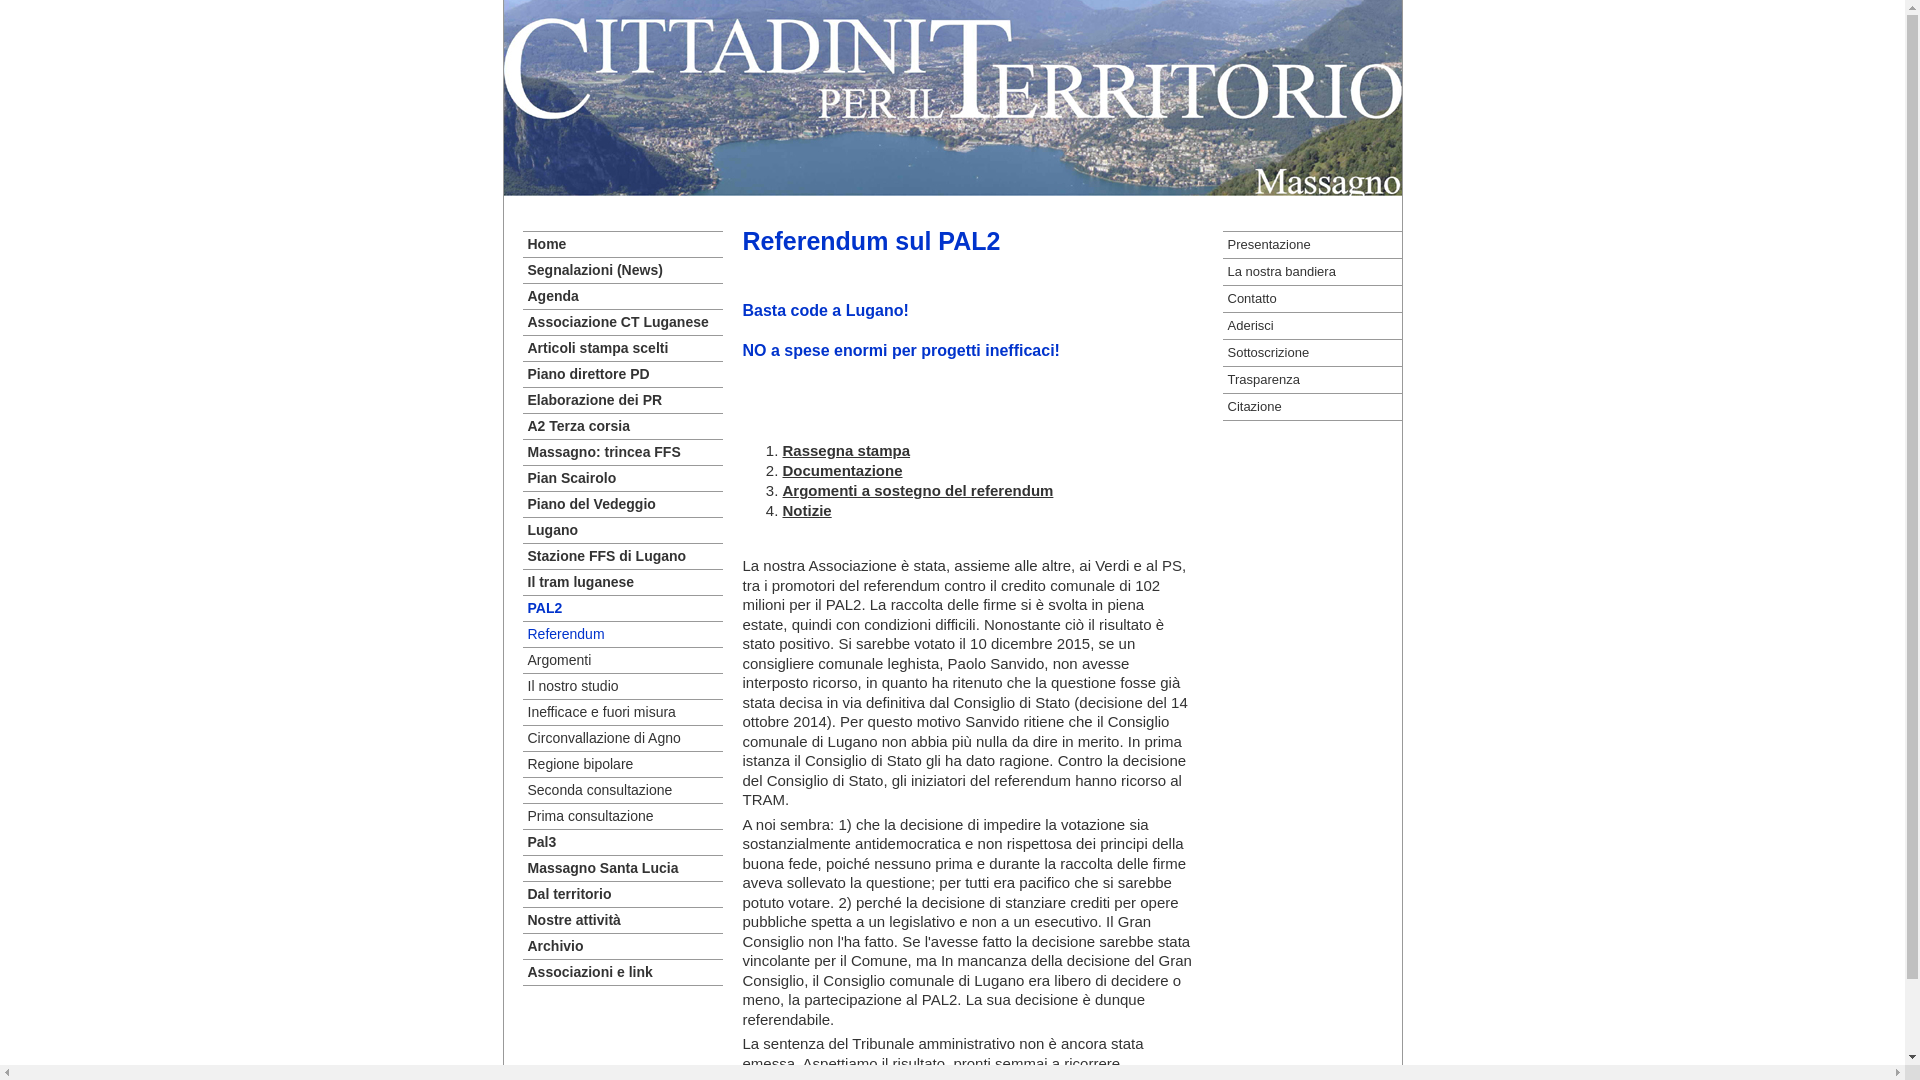 The image size is (1920, 1080). What do you see at coordinates (621, 764) in the screenshot?
I see `'Regione bipolare'` at bounding box center [621, 764].